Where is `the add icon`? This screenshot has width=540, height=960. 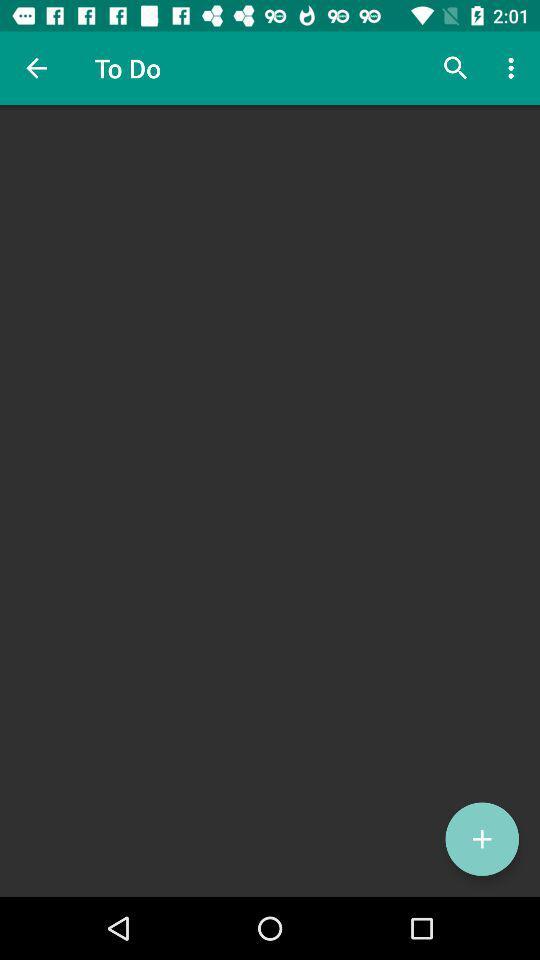 the add icon is located at coordinates (481, 839).